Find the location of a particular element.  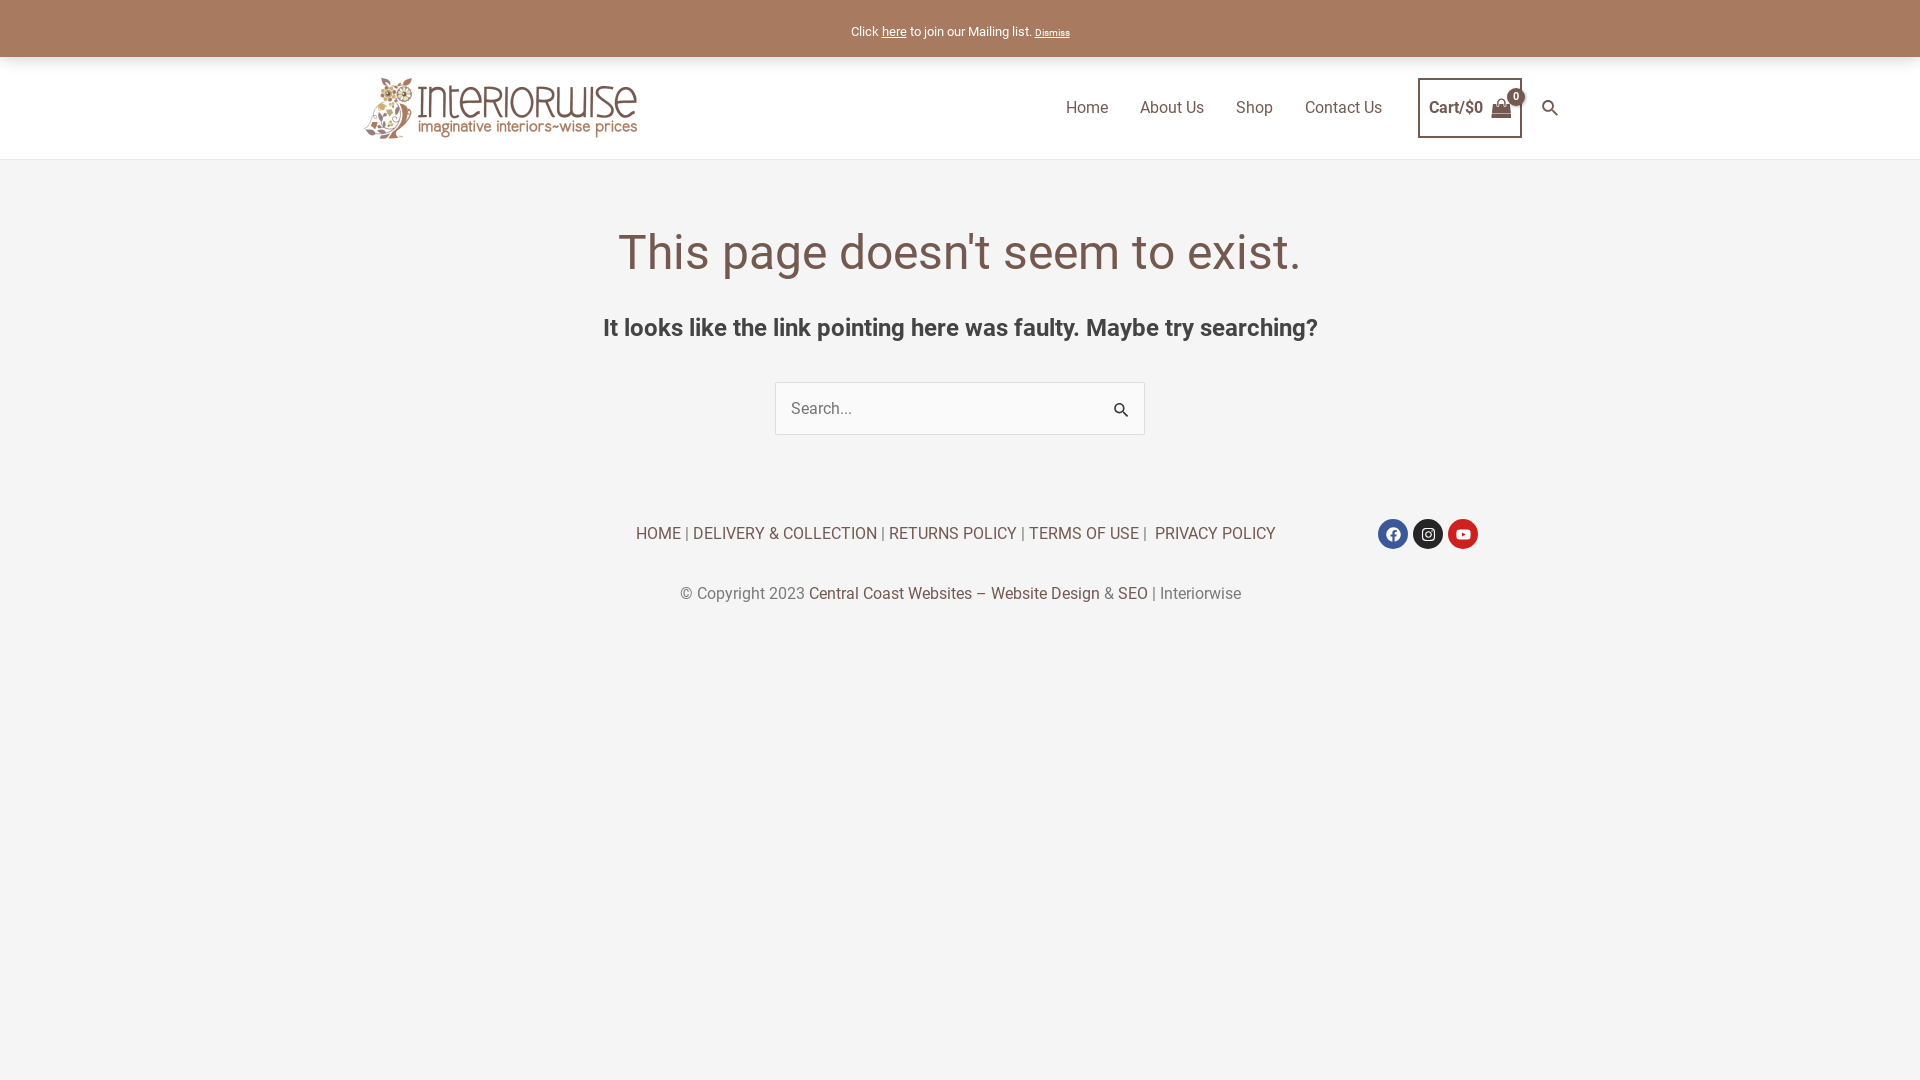

'Youtube' is located at coordinates (1463, 532).